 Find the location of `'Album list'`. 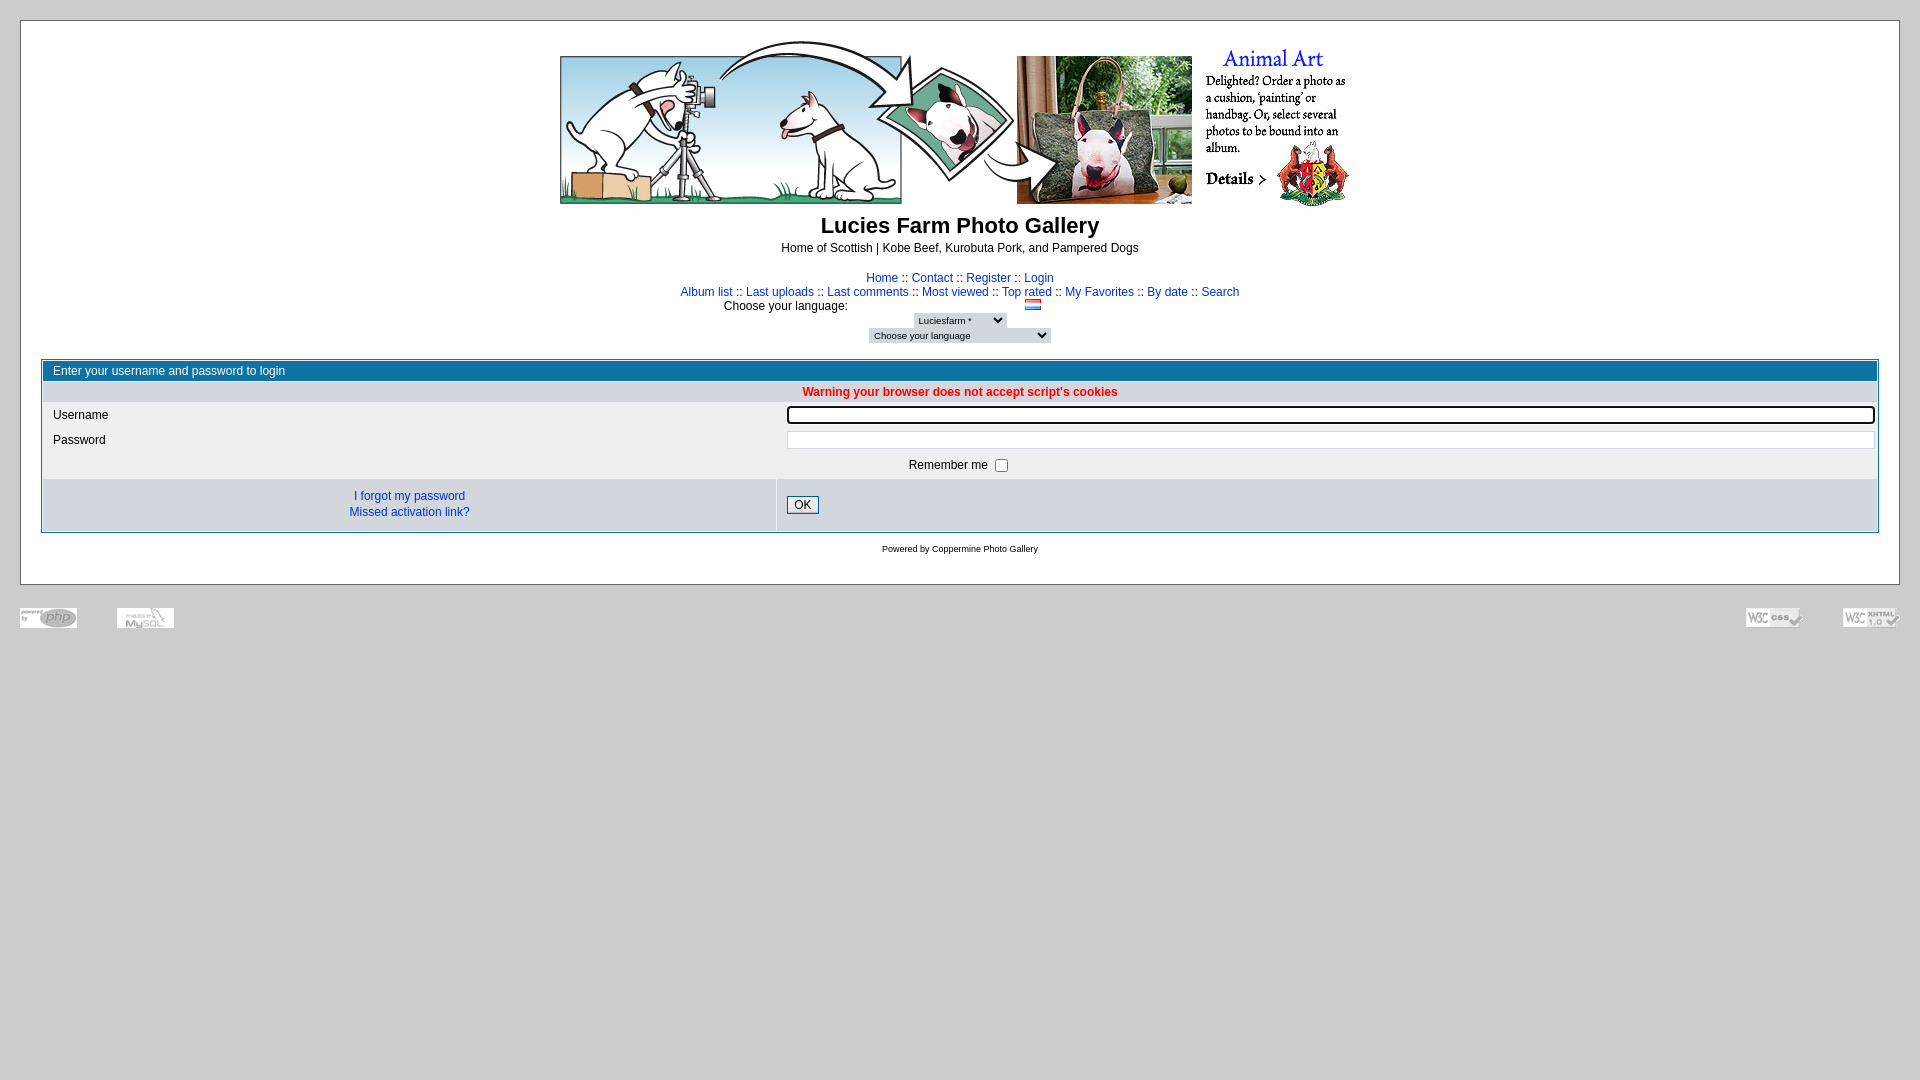

'Album list' is located at coordinates (706, 292).